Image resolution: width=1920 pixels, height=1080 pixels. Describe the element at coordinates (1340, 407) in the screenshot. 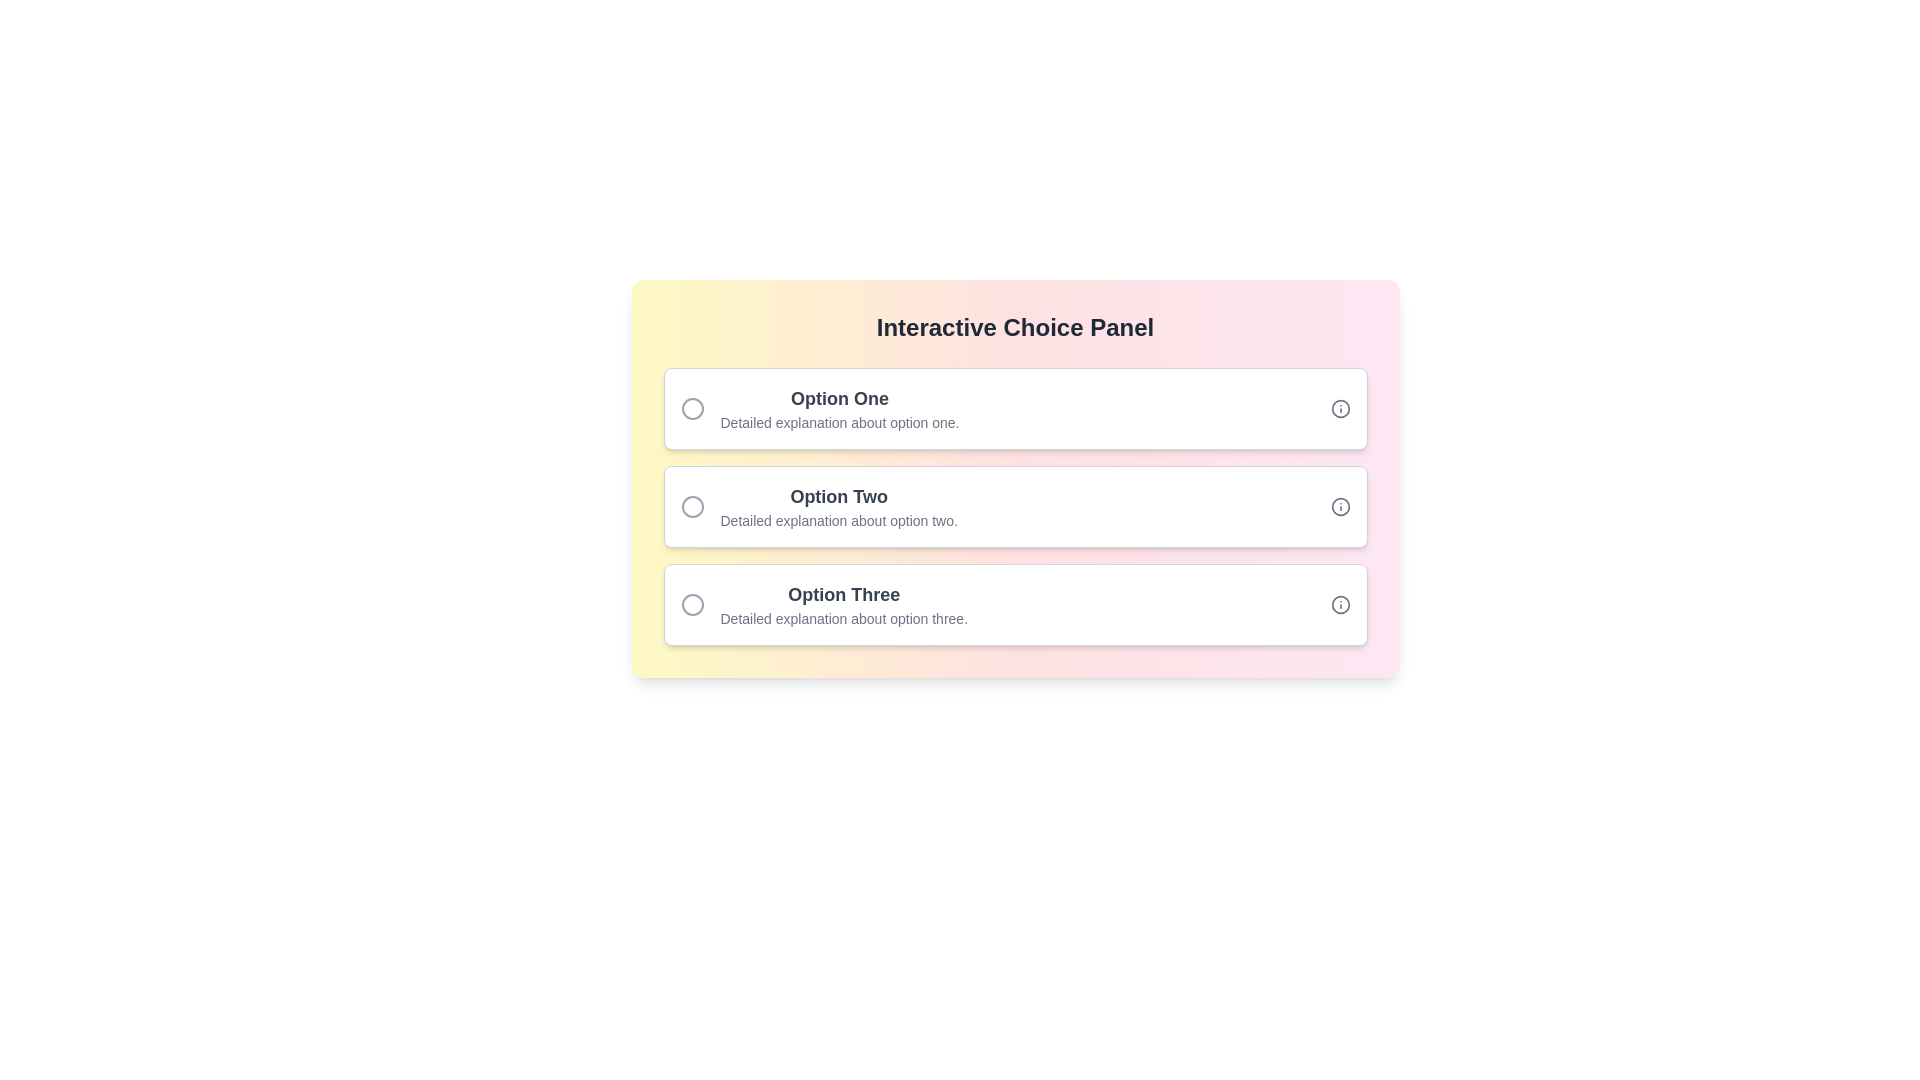

I see `the circular UI decoration or icon located adjacent to the right of the text label 'Option One' in the first selection row` at that location.